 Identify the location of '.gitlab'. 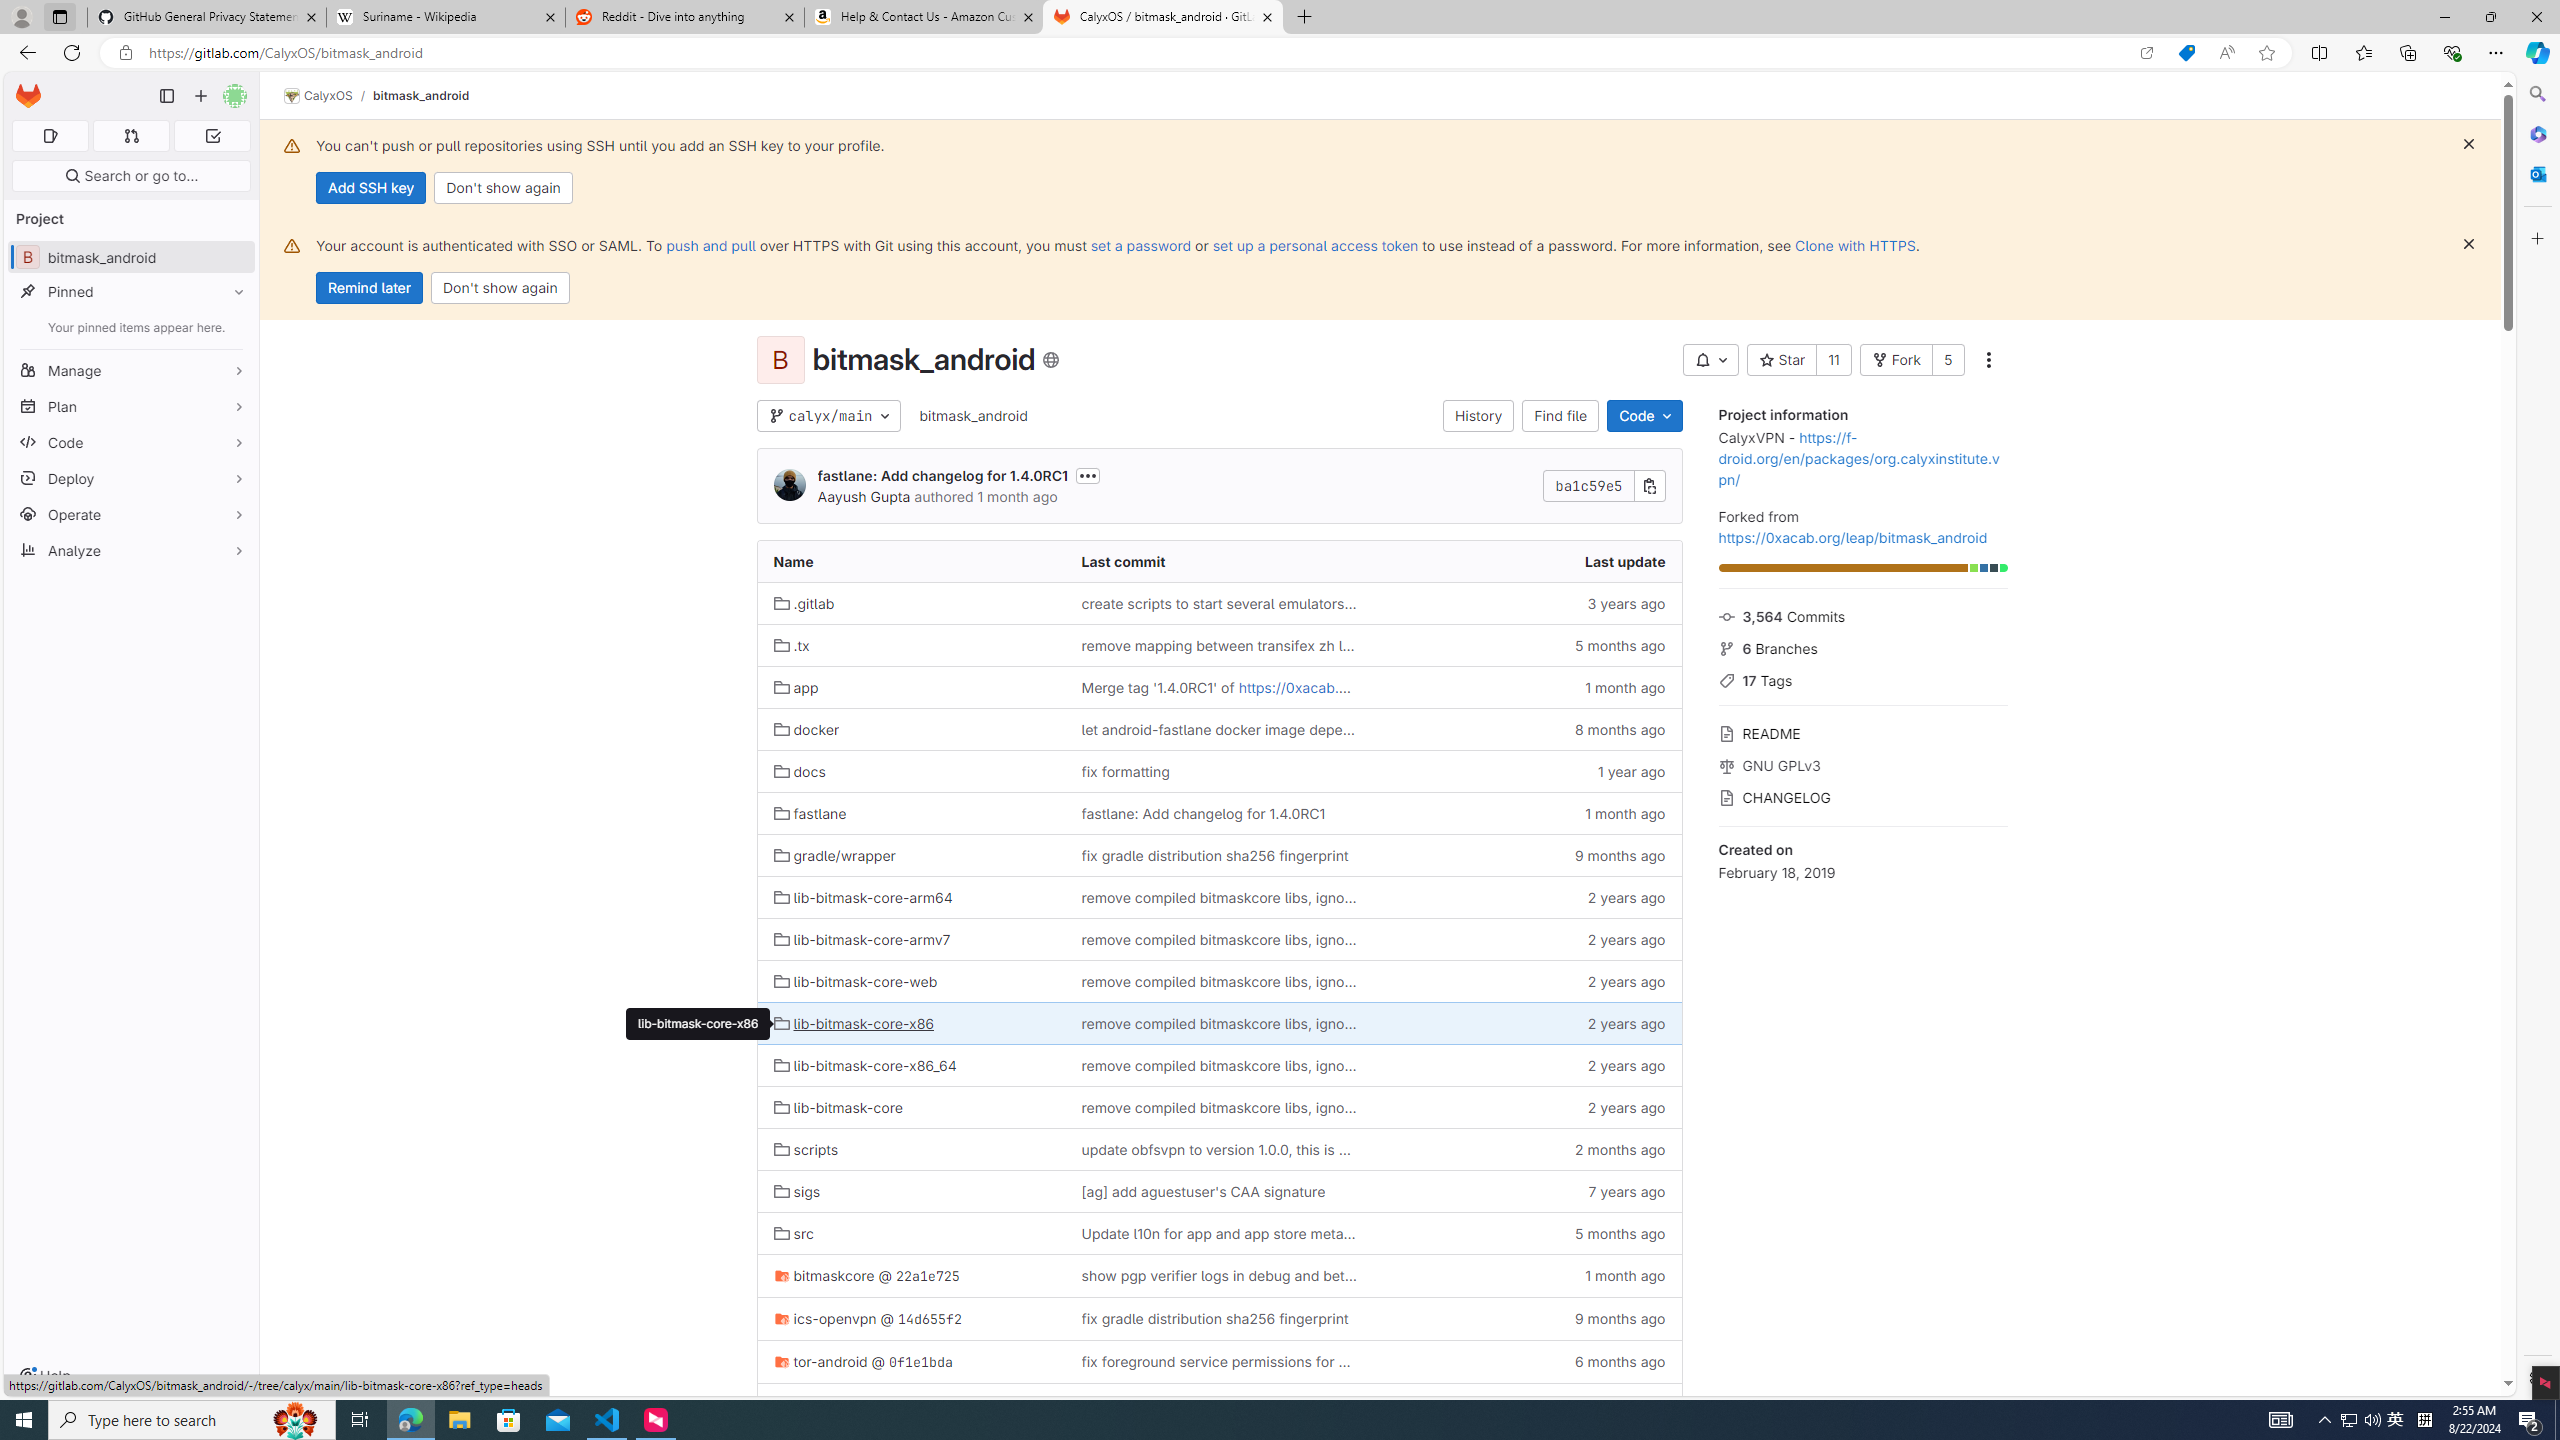
(803, 602).